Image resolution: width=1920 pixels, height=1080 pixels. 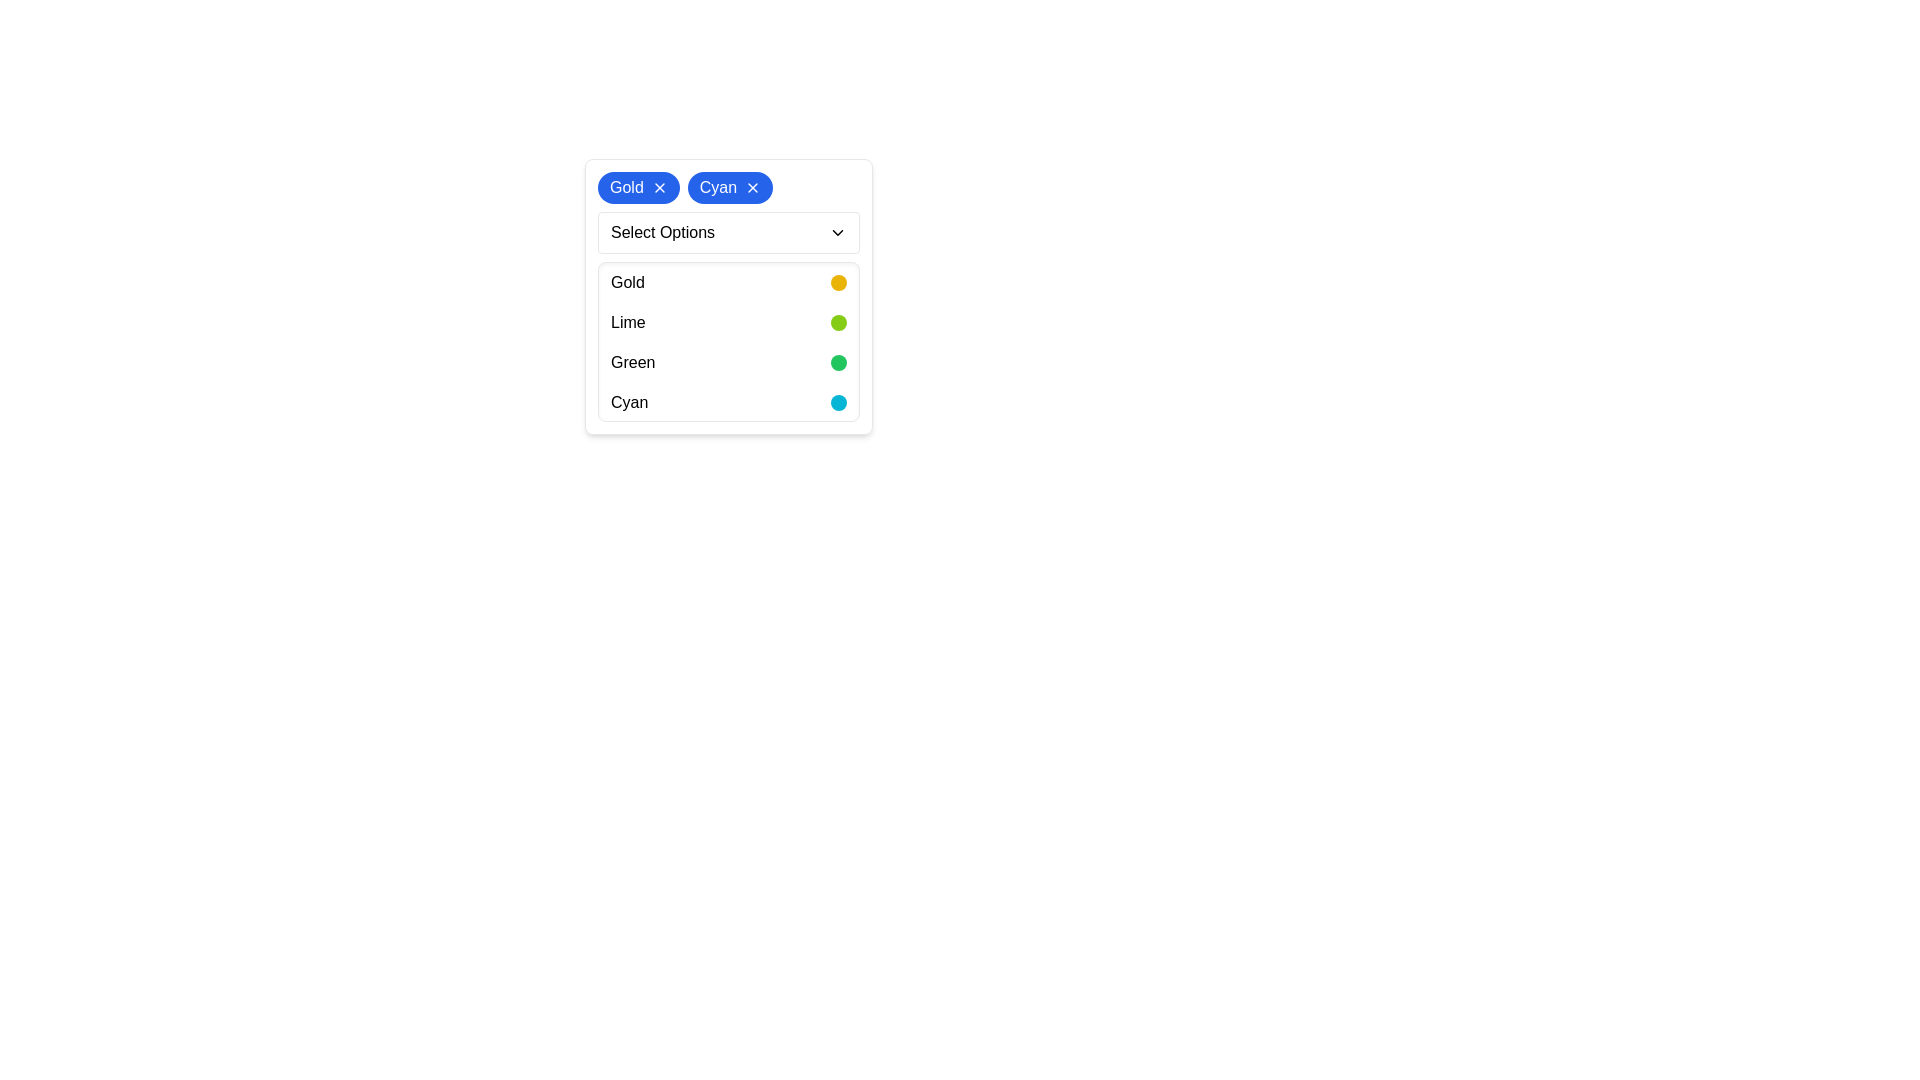 I want to click on the dropdown menu positioned below the selected items labeled 'Gold' and 'Cyan', so click(x=728, y=231).